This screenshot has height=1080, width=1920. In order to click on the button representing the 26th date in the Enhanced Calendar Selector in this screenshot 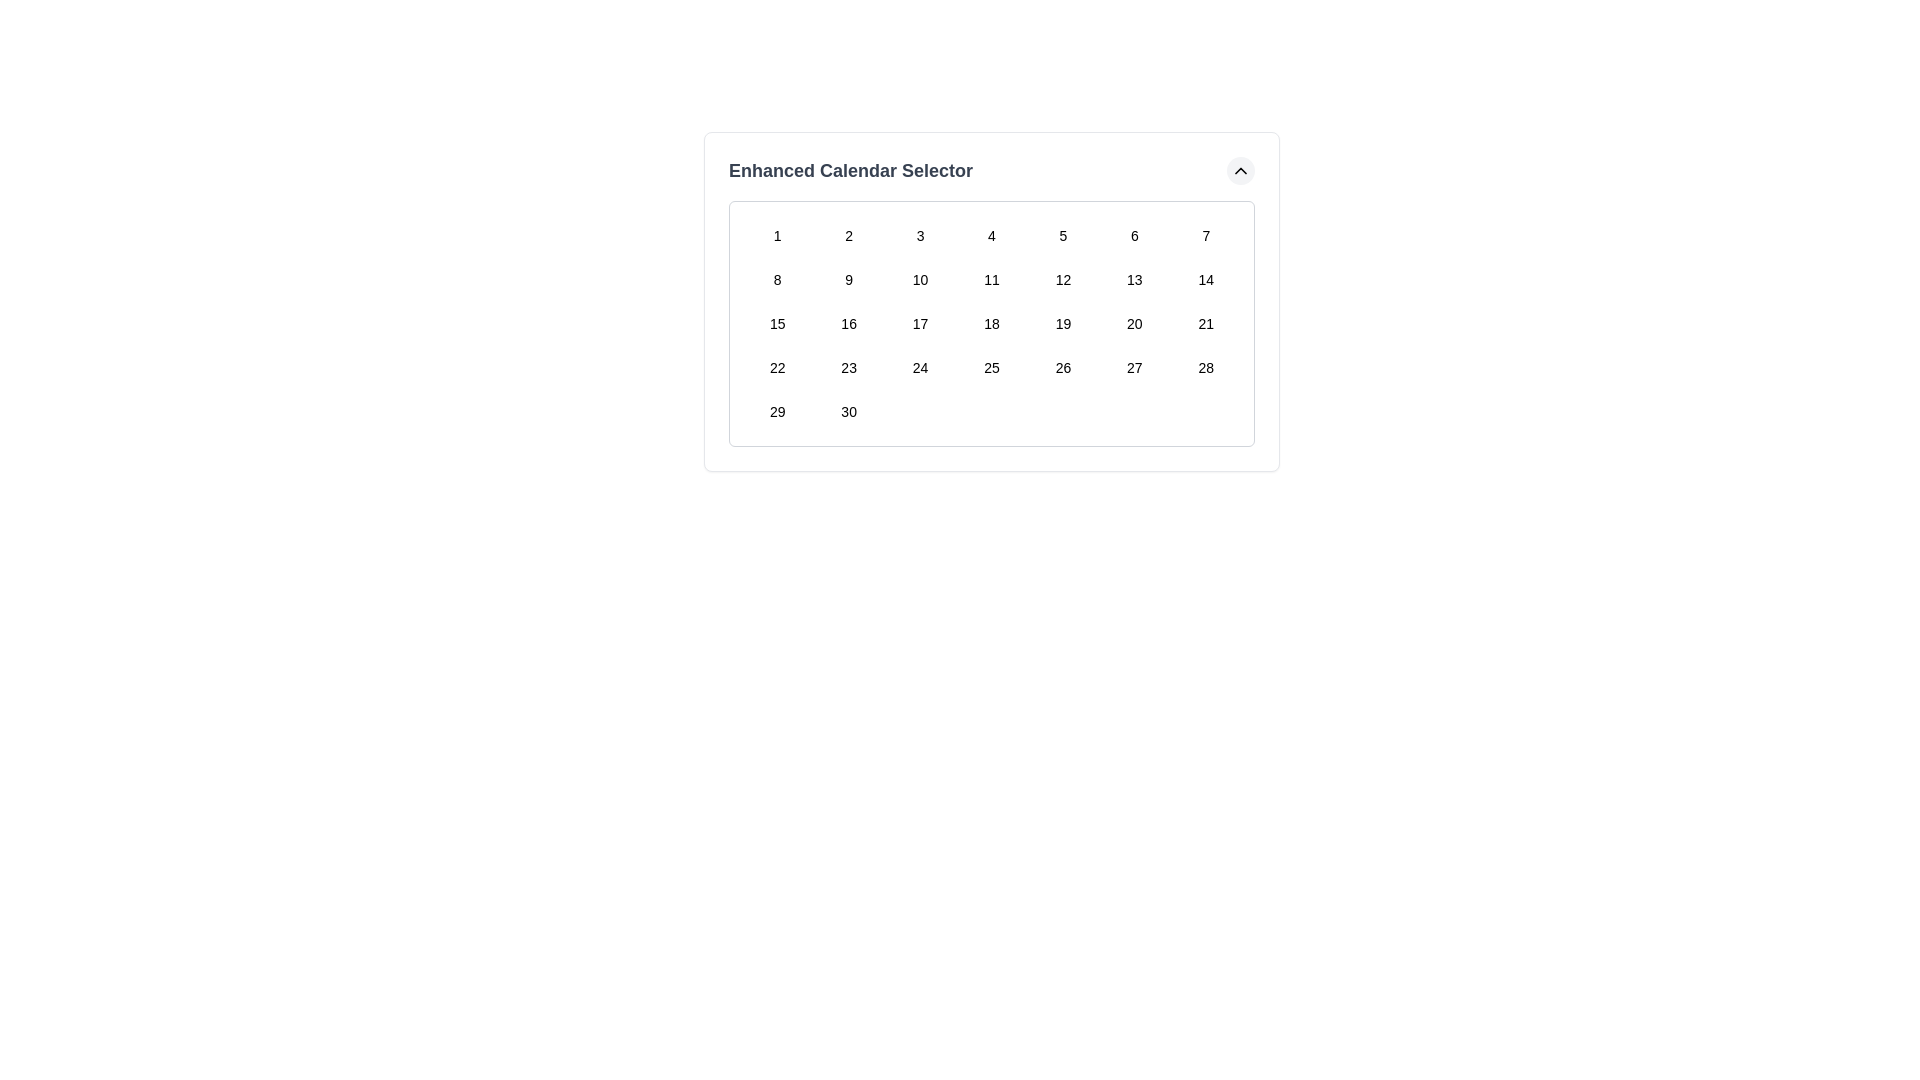, I will do `click(1062, 367)`.